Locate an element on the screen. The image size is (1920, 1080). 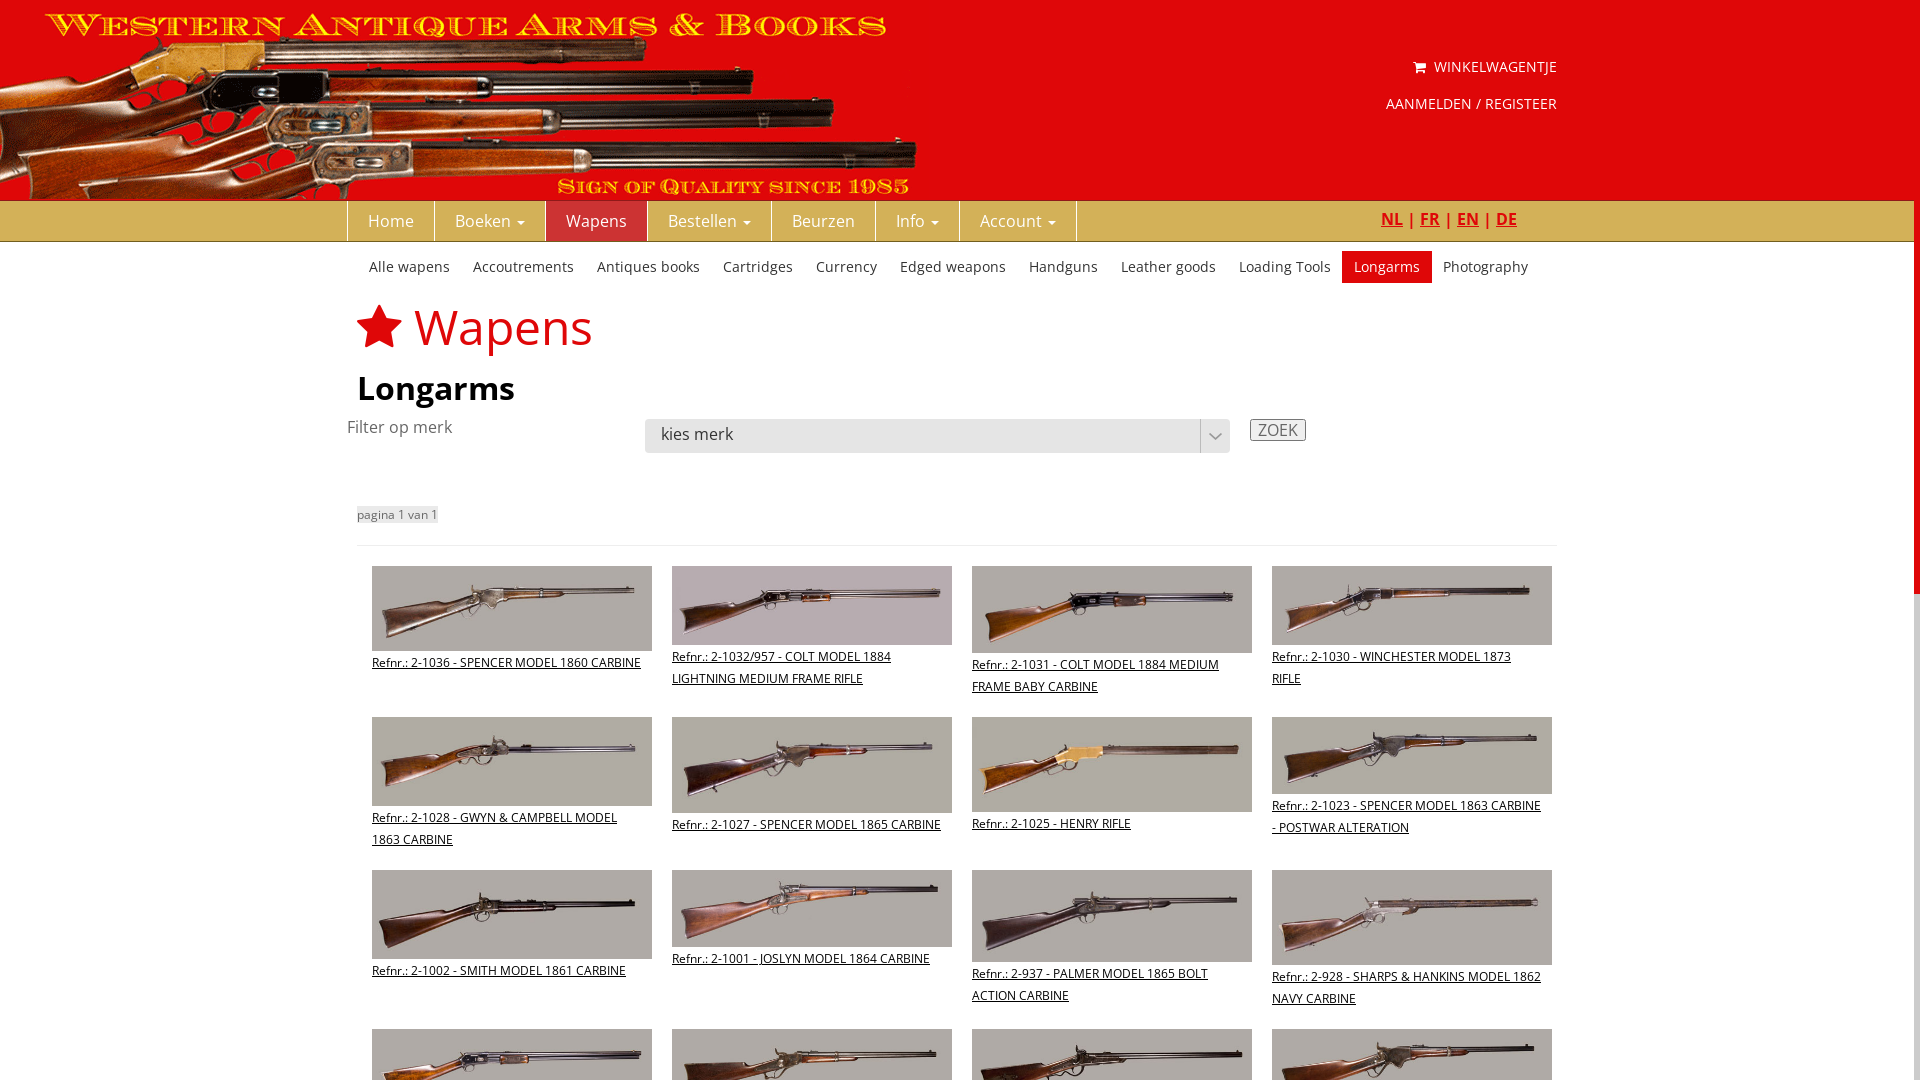
'Refnr.: 2-1030 - WINCHESTER MODEL 1873 RIFLE' is located at coordinates (1410, 640).